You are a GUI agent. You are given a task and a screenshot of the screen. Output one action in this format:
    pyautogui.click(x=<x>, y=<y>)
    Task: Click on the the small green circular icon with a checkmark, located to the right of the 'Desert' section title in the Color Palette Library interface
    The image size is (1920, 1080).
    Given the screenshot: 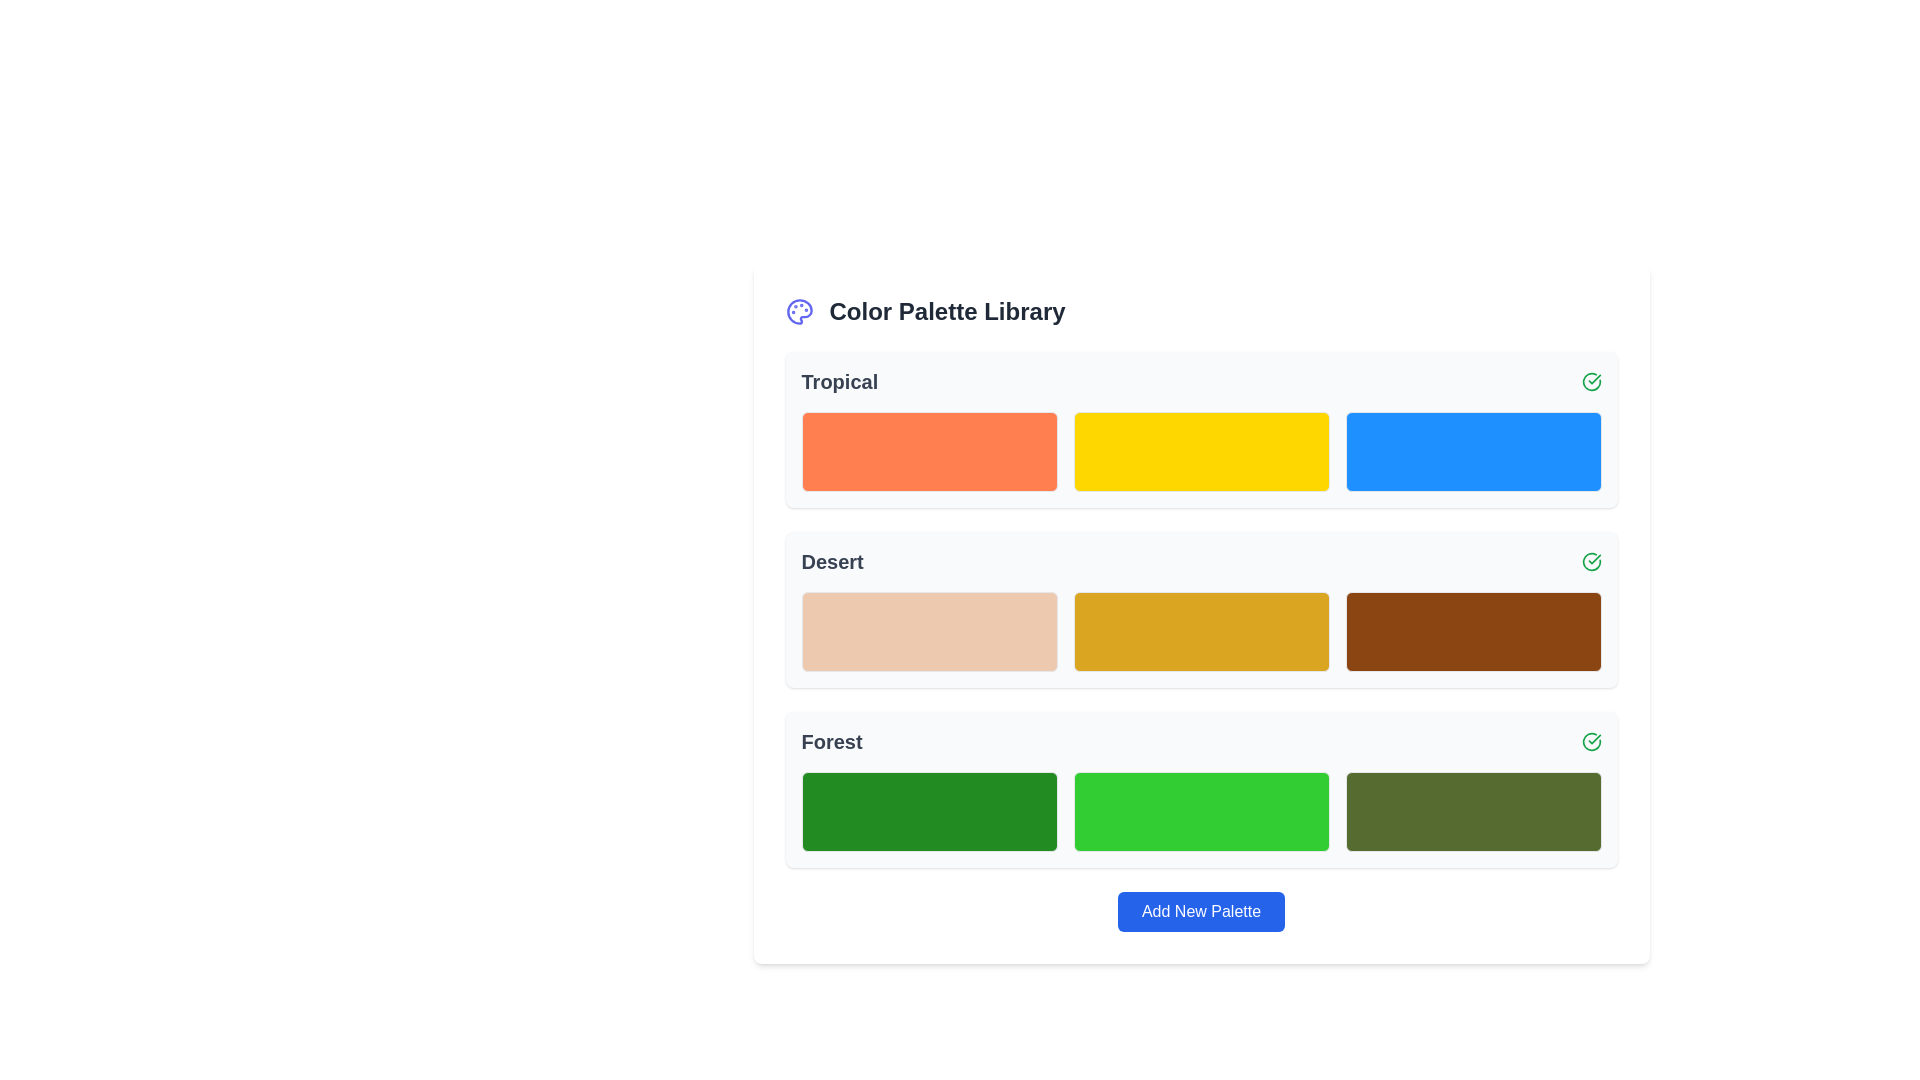 What is the action you would take?
    pyautogui.click(x=1590, y=562)
    